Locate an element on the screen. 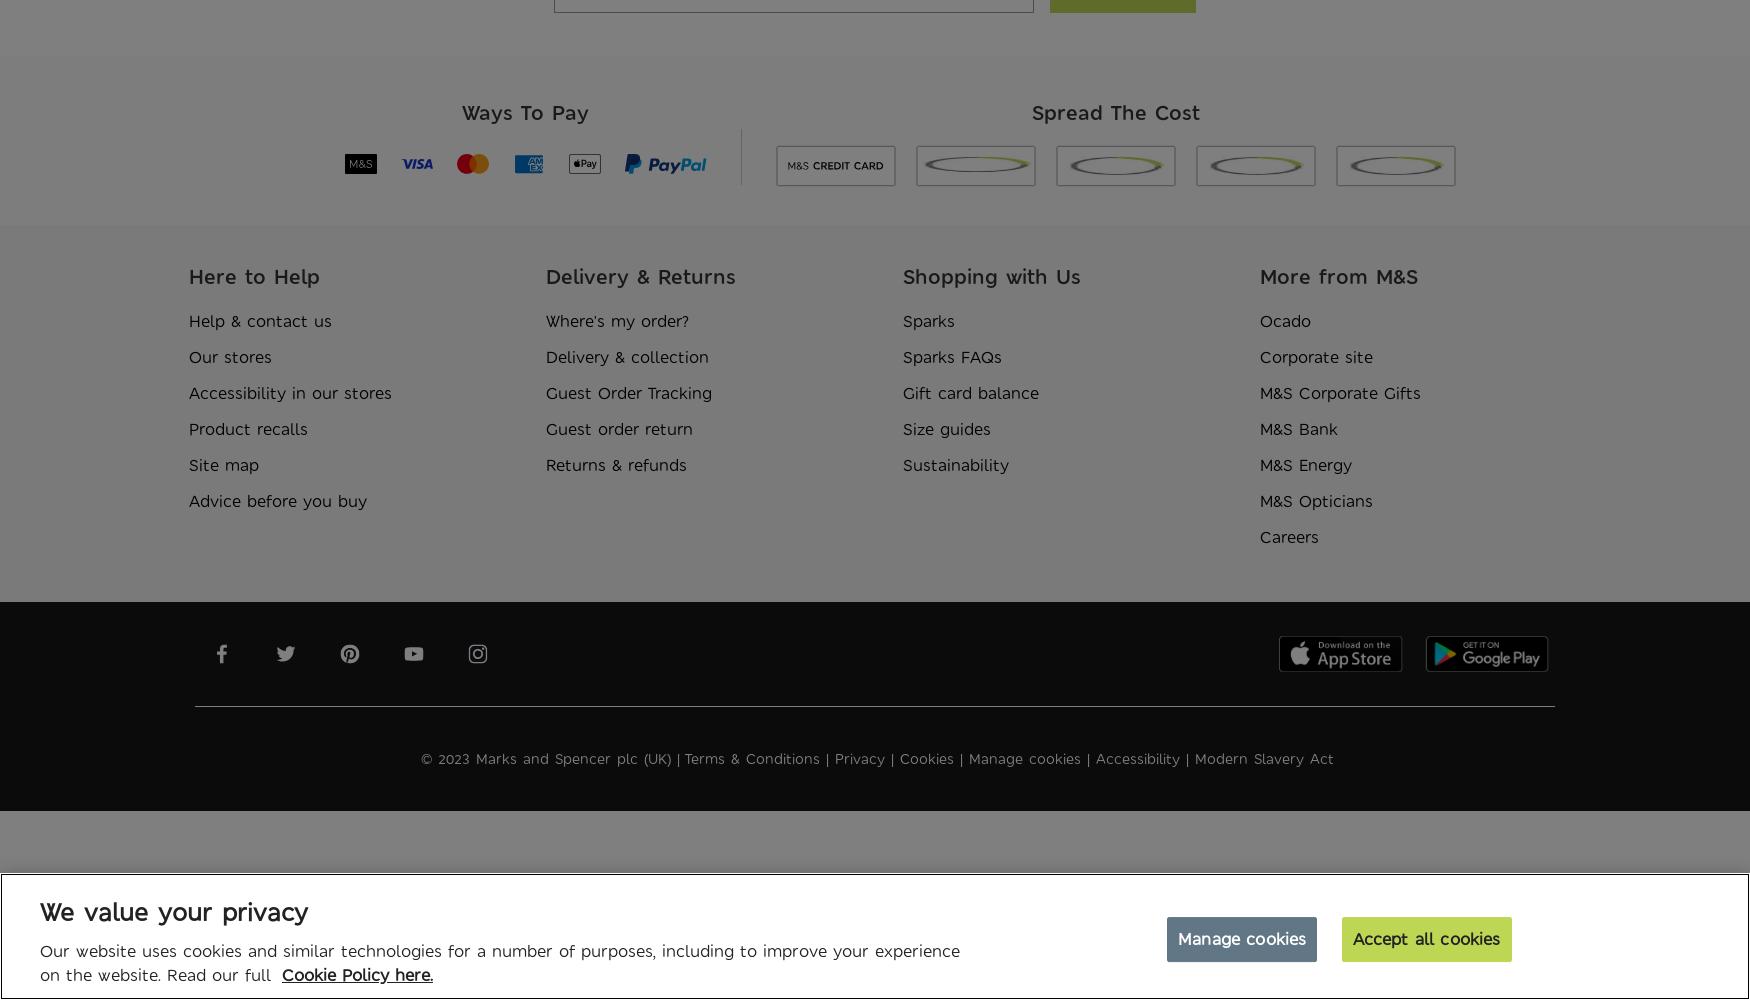 The width and height of the screenshot is (1750, 1000). 'Advice before you buy' is located at coordinates (277, 501).